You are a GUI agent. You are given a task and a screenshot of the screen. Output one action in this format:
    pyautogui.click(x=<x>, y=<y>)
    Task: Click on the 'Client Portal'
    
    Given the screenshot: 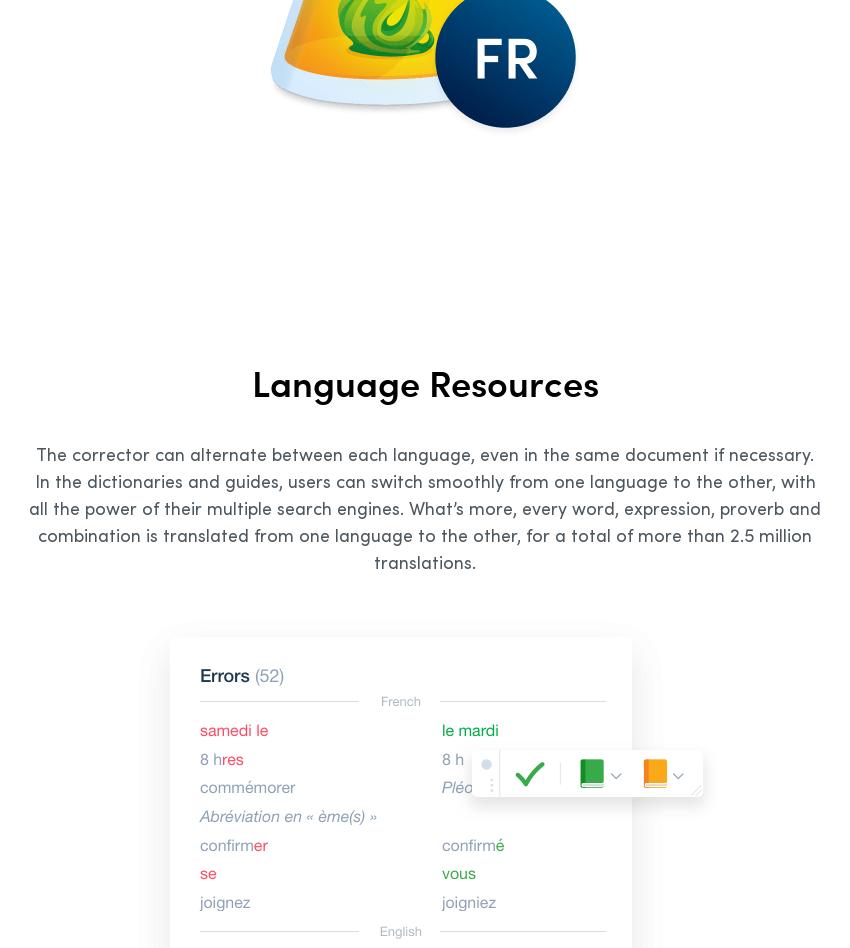 What is the action you would take?
    pyautogui.click(x=527, y=641)
    